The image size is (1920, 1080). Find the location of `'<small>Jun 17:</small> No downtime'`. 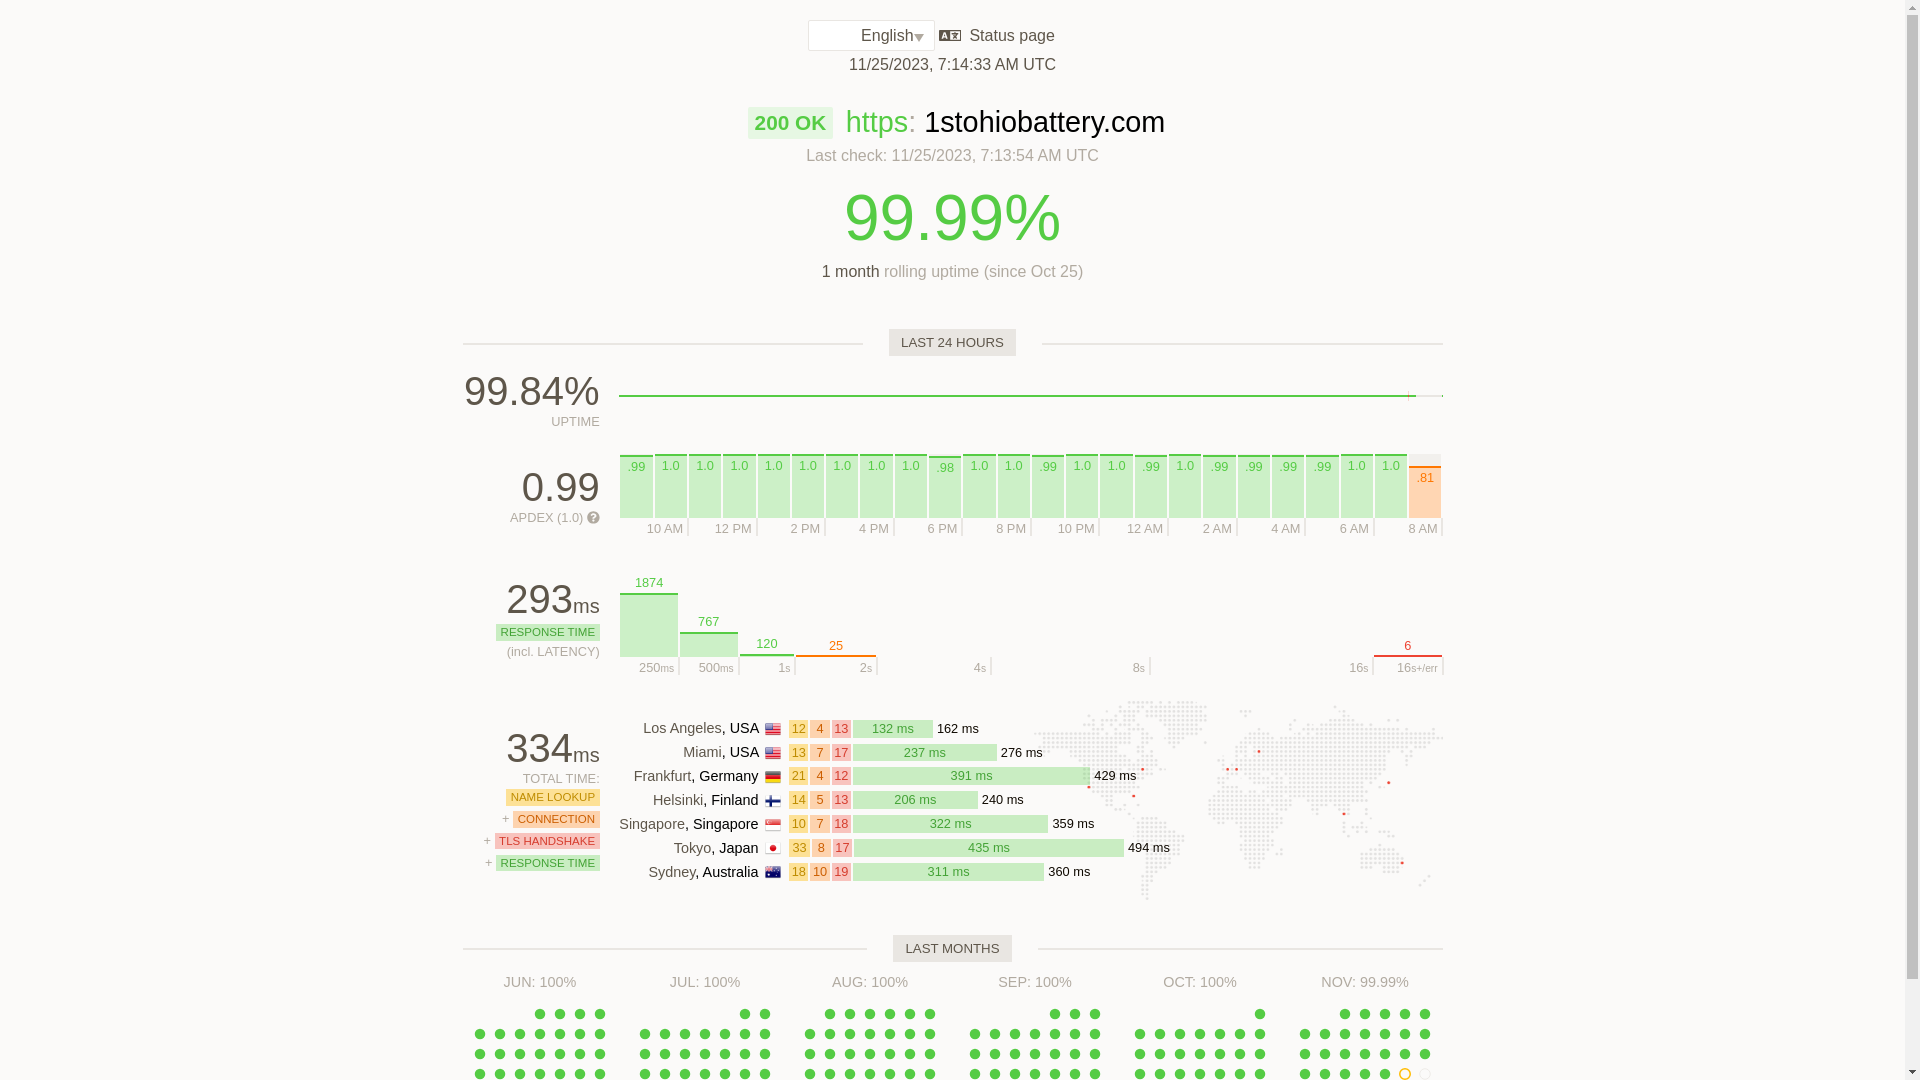

'<small>Jun 17:</small> No downtime' is located at coordinates (569, 1052).